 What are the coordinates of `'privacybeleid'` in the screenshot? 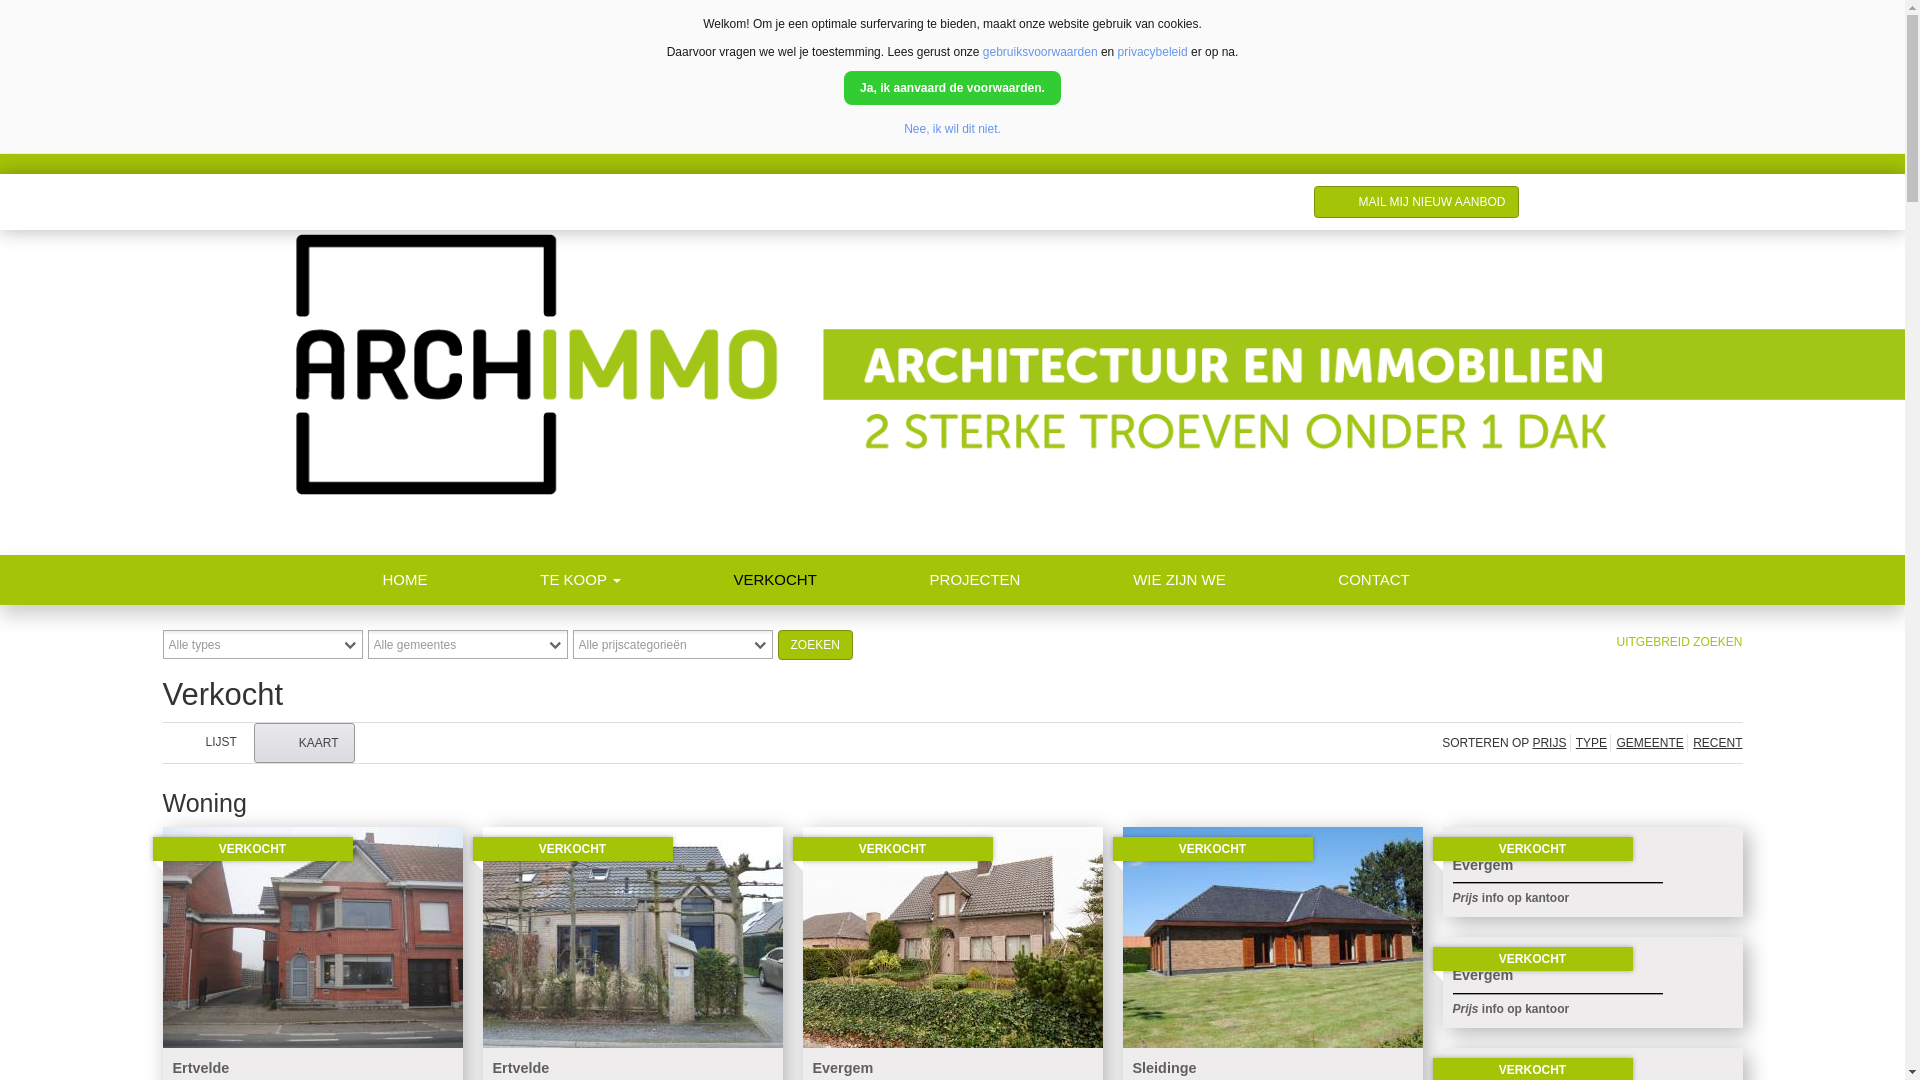 It's located at (1152, 50).